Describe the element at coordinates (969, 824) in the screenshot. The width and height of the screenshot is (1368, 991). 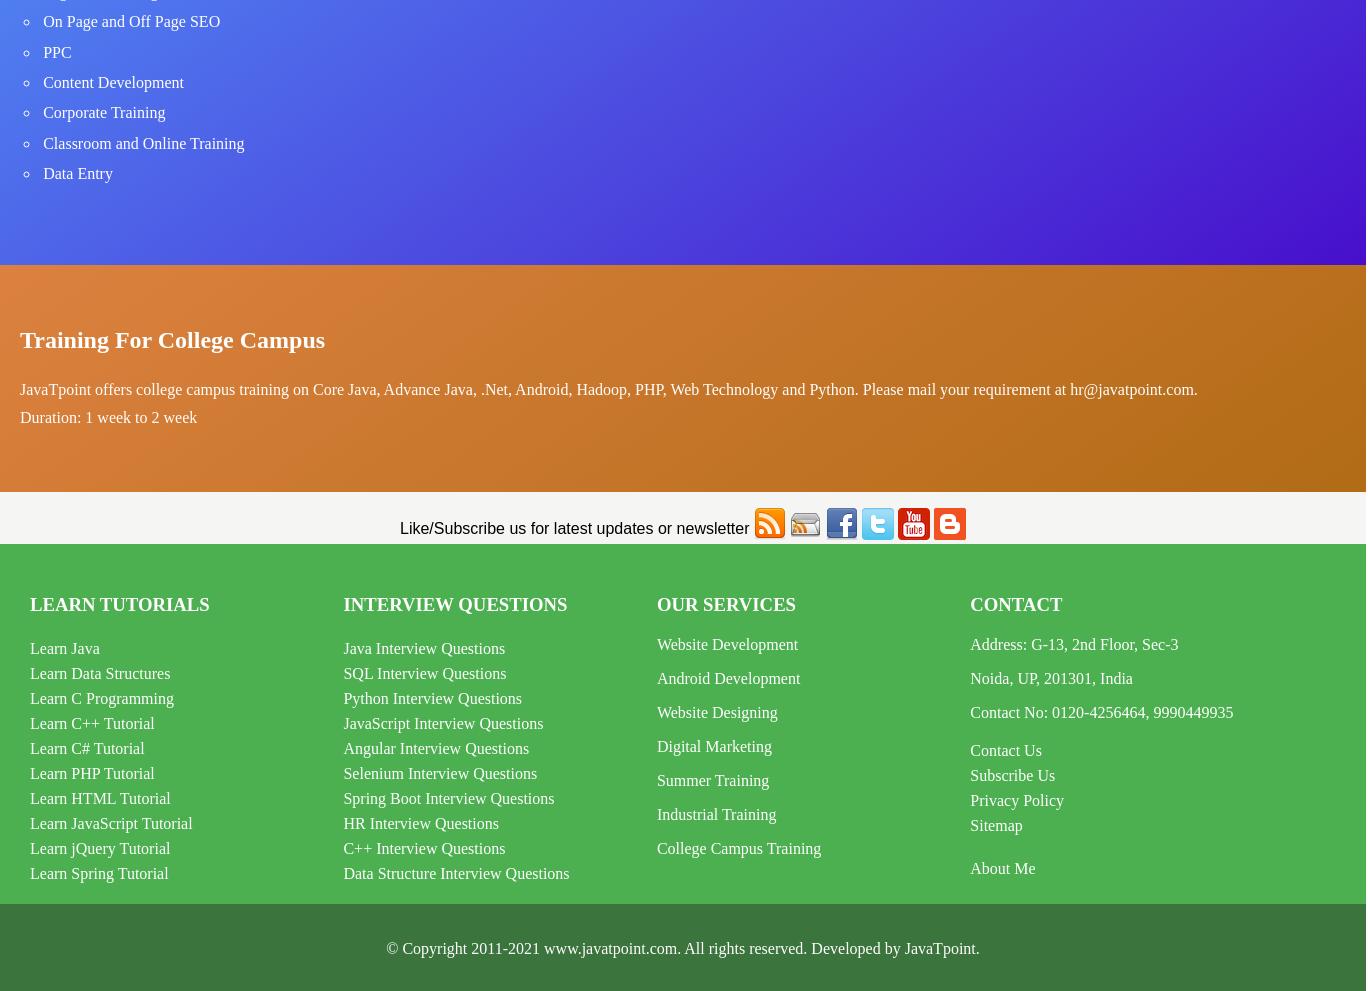
I see `'Sitemap'` at that location.